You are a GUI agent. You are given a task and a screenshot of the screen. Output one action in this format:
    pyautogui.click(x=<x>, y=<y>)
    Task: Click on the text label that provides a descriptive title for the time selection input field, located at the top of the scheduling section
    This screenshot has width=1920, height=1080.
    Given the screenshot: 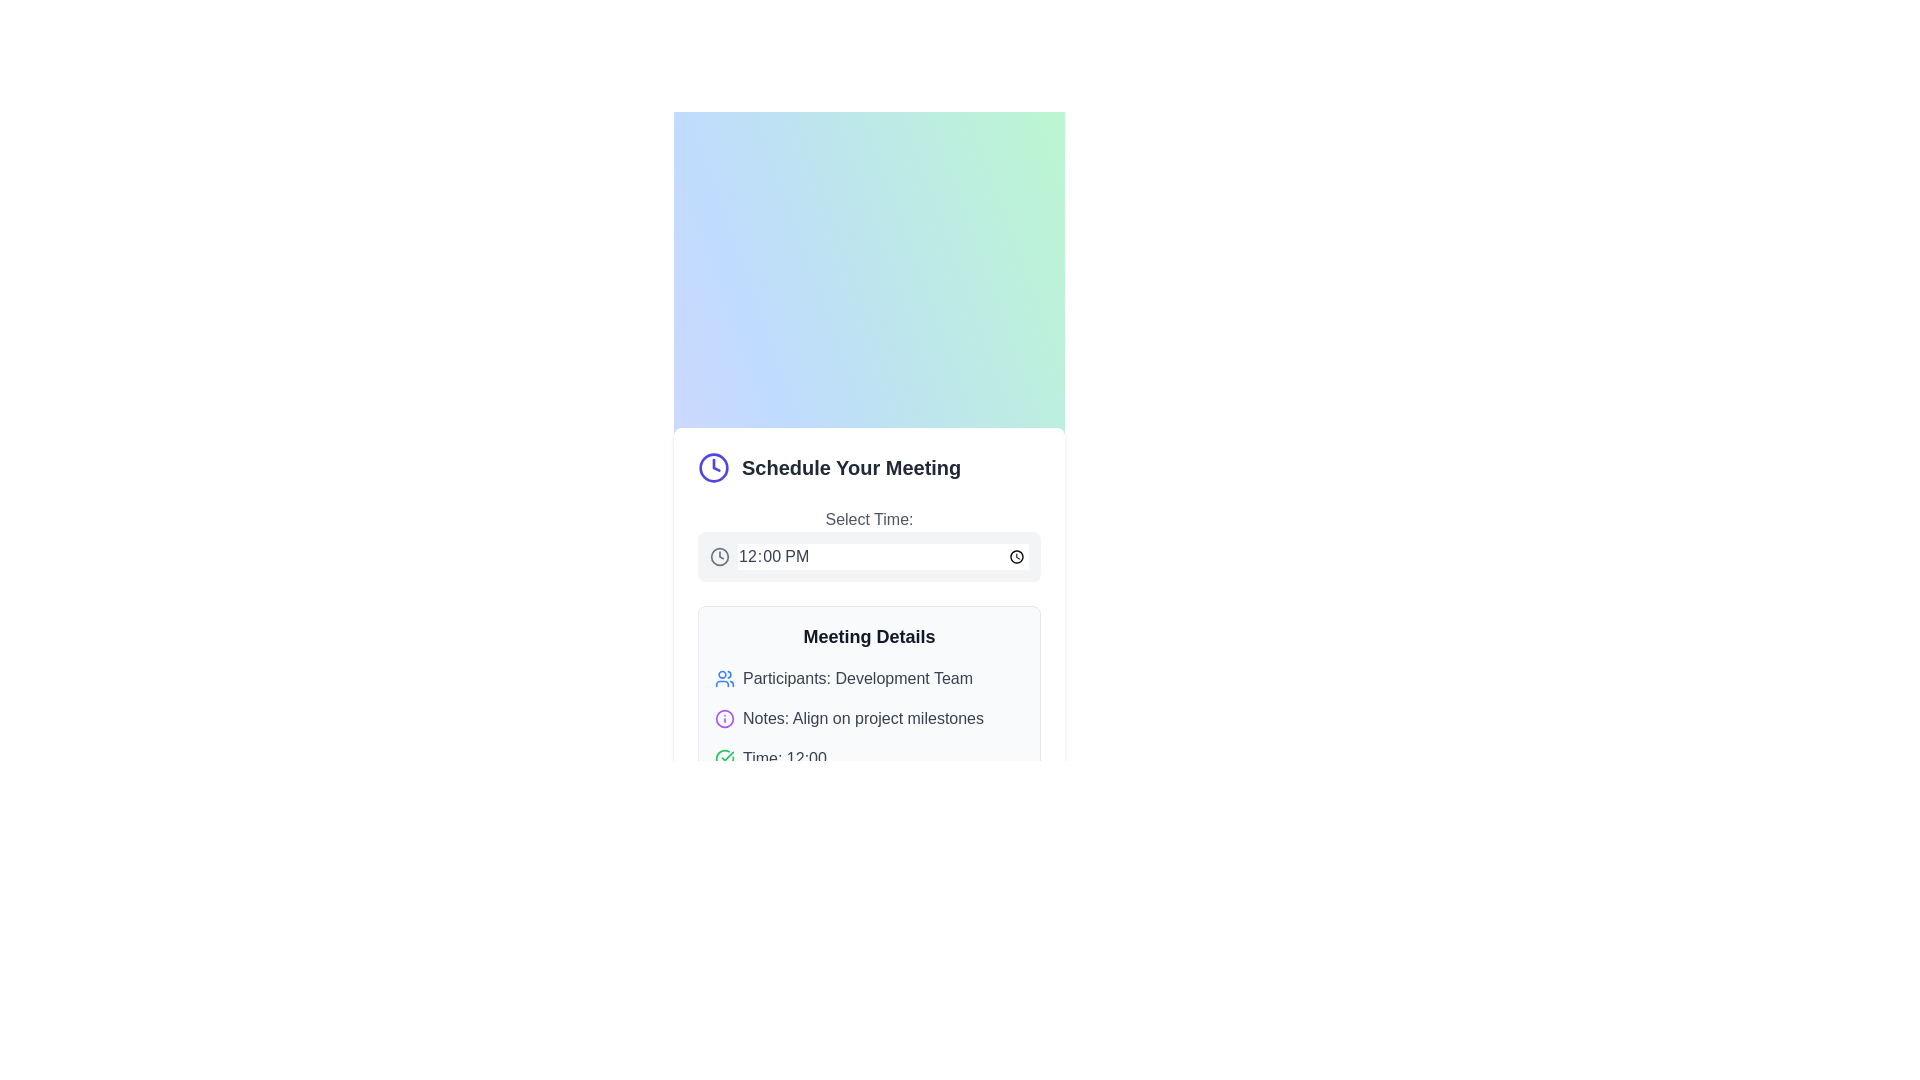 What is the action you would take?
    pyautogui.click(x=869, y=519)
    